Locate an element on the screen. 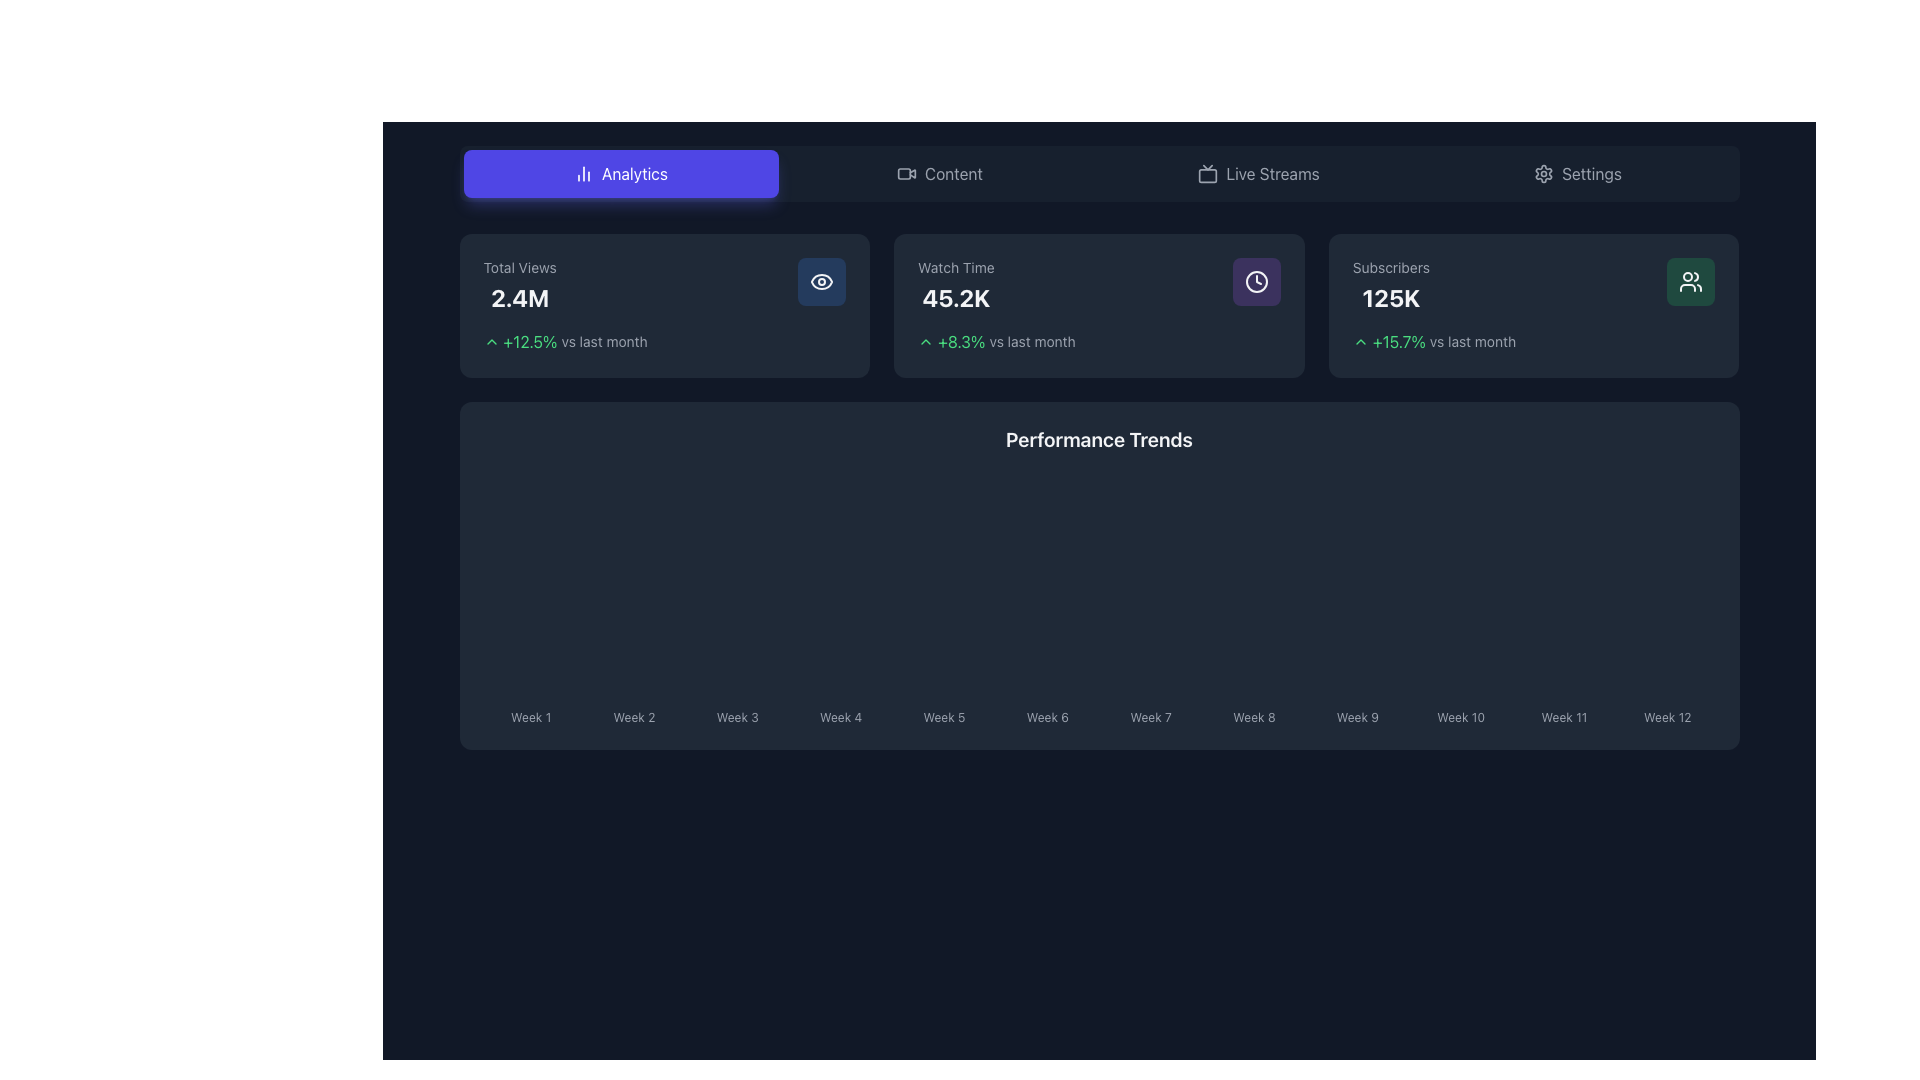 The width and height of the screenshot is (1920, 1080). the Text Display element that shows the number of subscribers, located in the second row within the third card, to the right of the 'Watch Time' card is located at coordinates (1390, 285).